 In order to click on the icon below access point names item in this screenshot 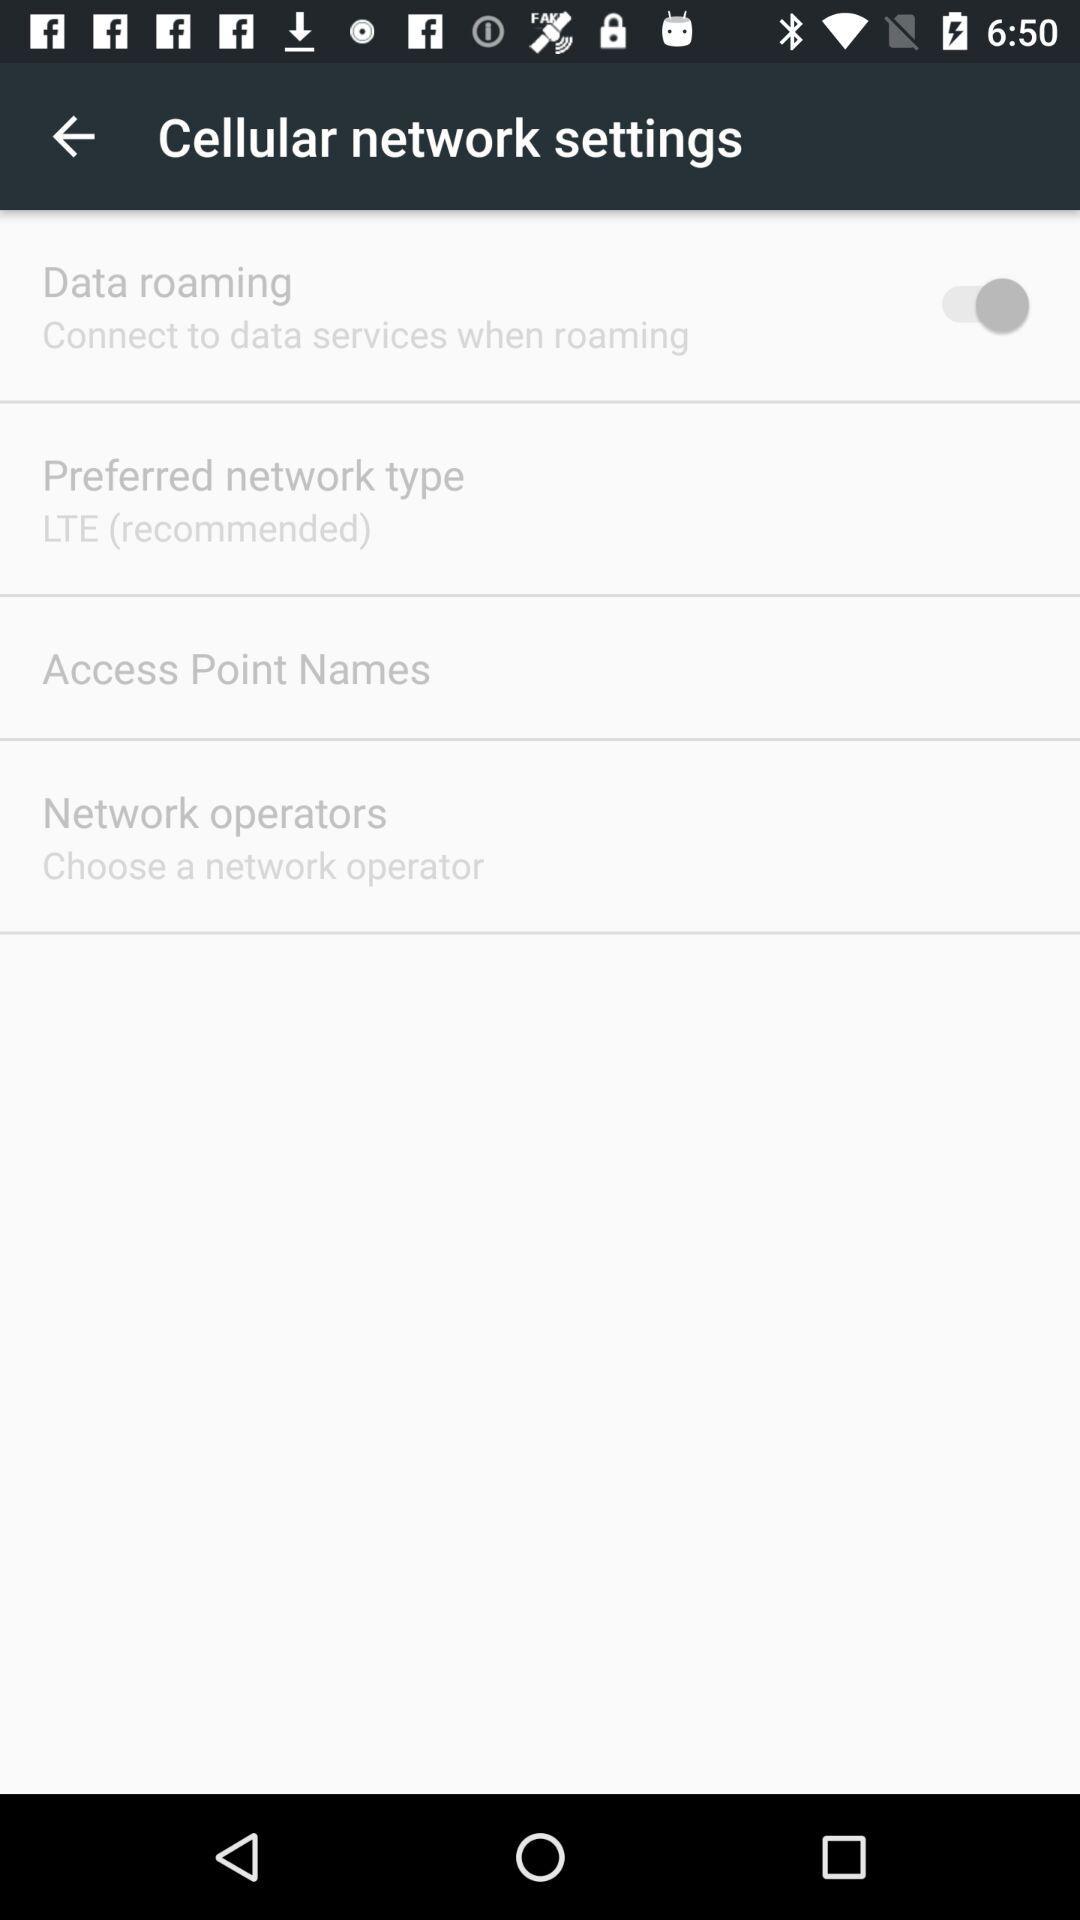, I will do `click(214, 811)`.